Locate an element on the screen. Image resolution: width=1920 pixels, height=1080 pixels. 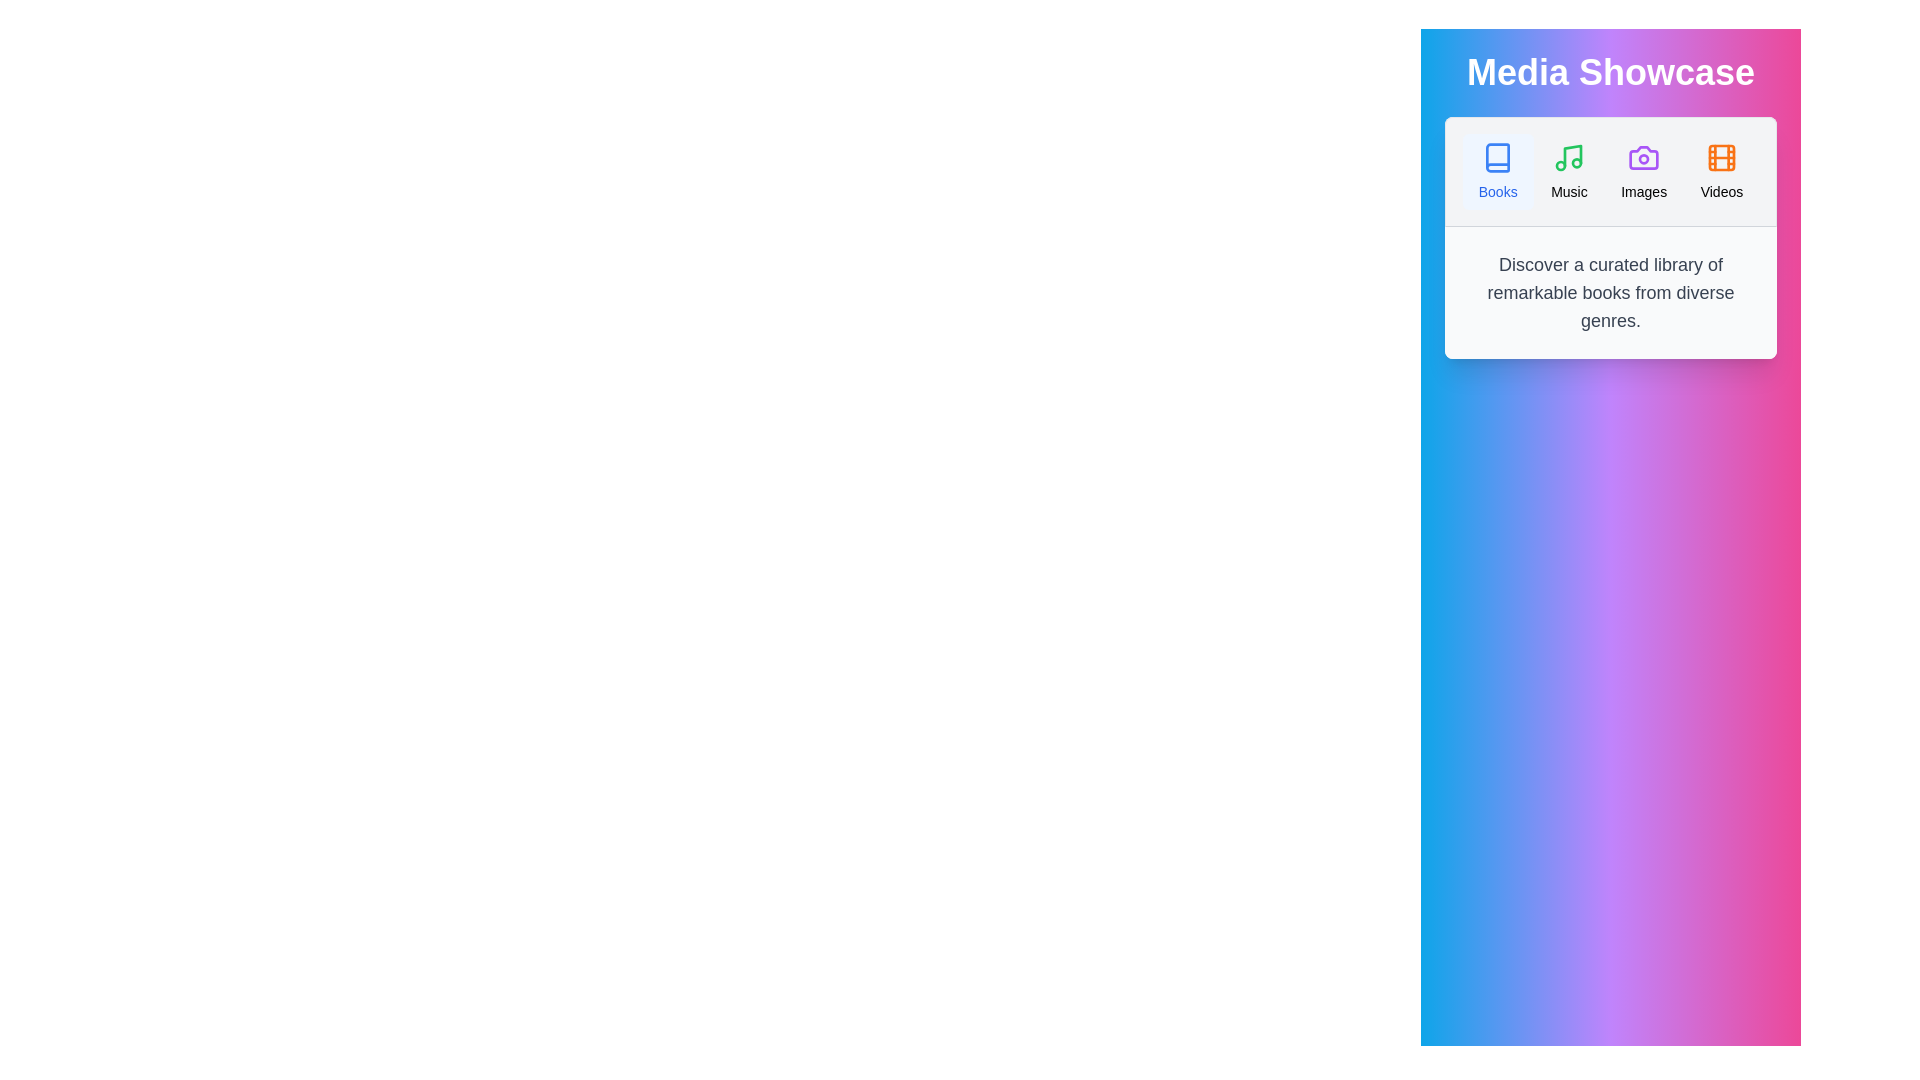
the media category Music by clicking its icon is located at coordinates (1568, 171).